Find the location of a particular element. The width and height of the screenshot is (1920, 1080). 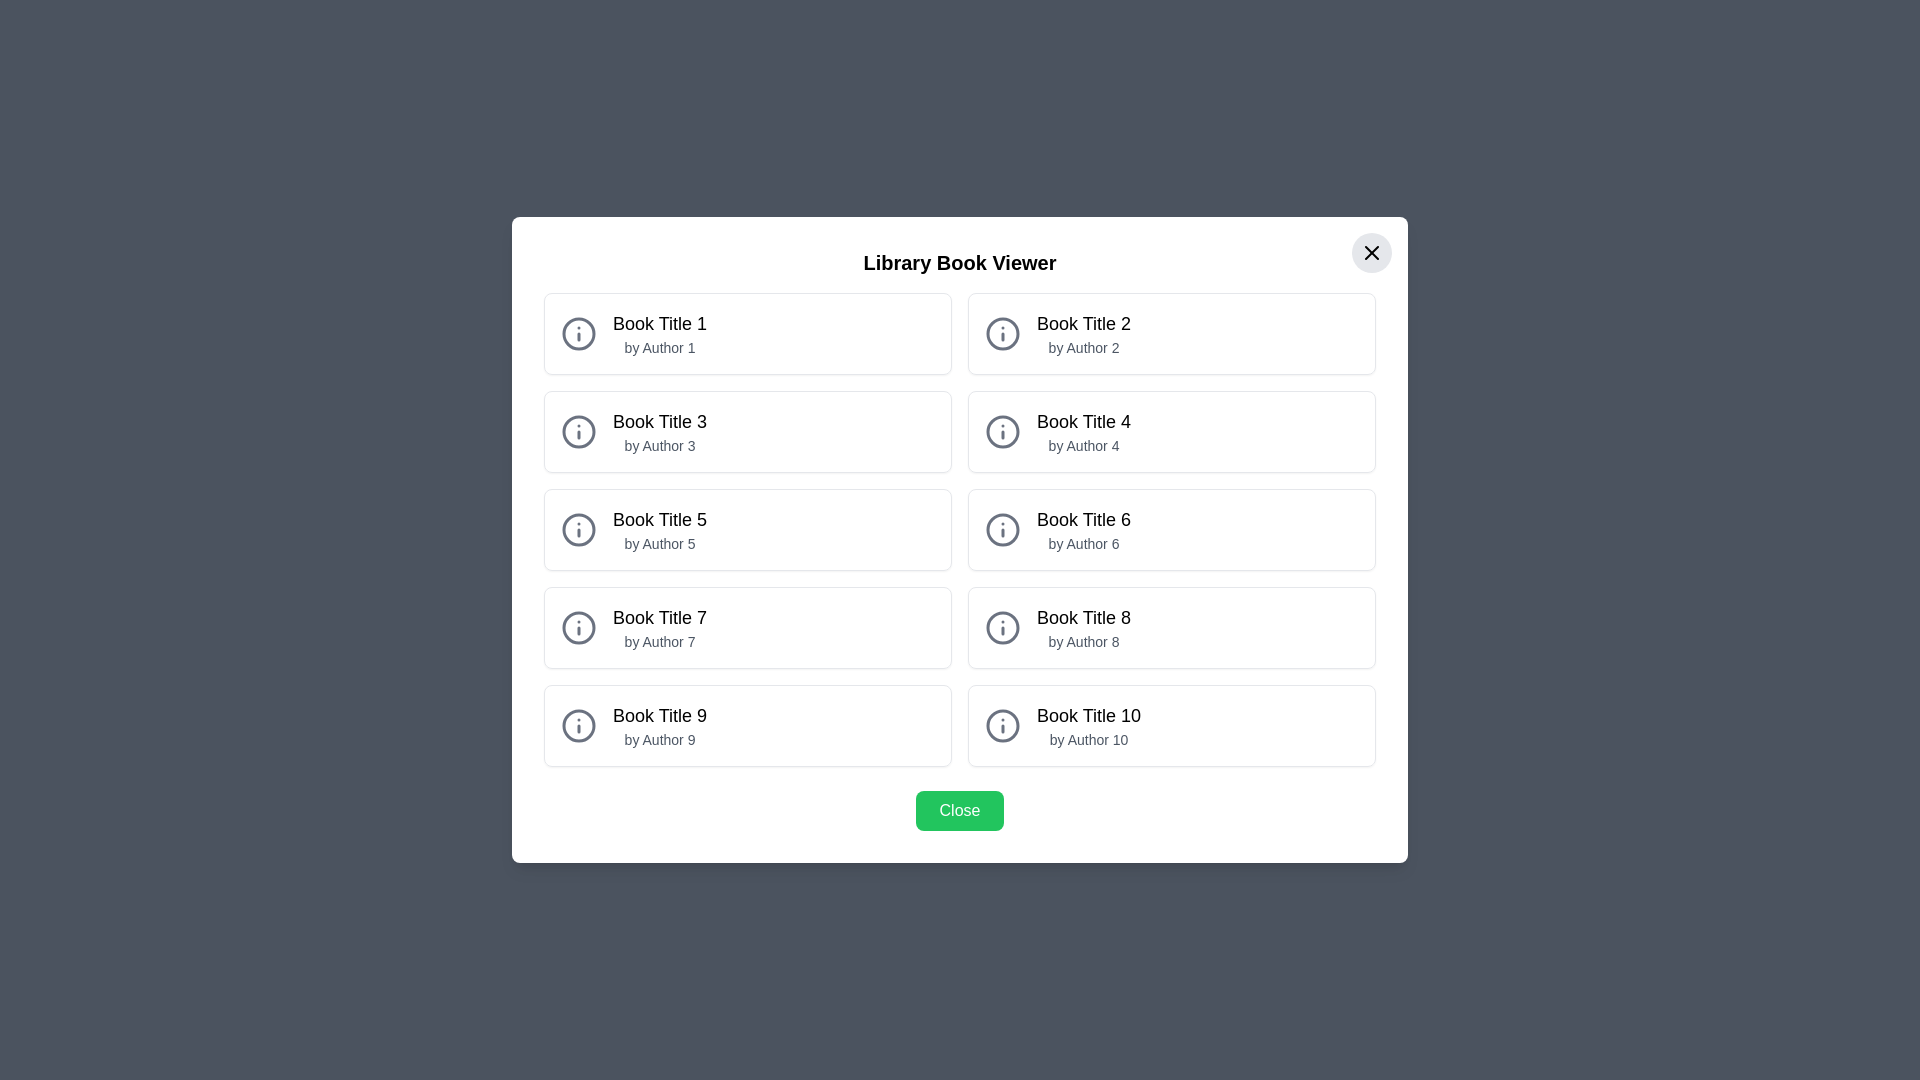

the top_close_button button to close the dialog is located at coordinates (1371, 252).